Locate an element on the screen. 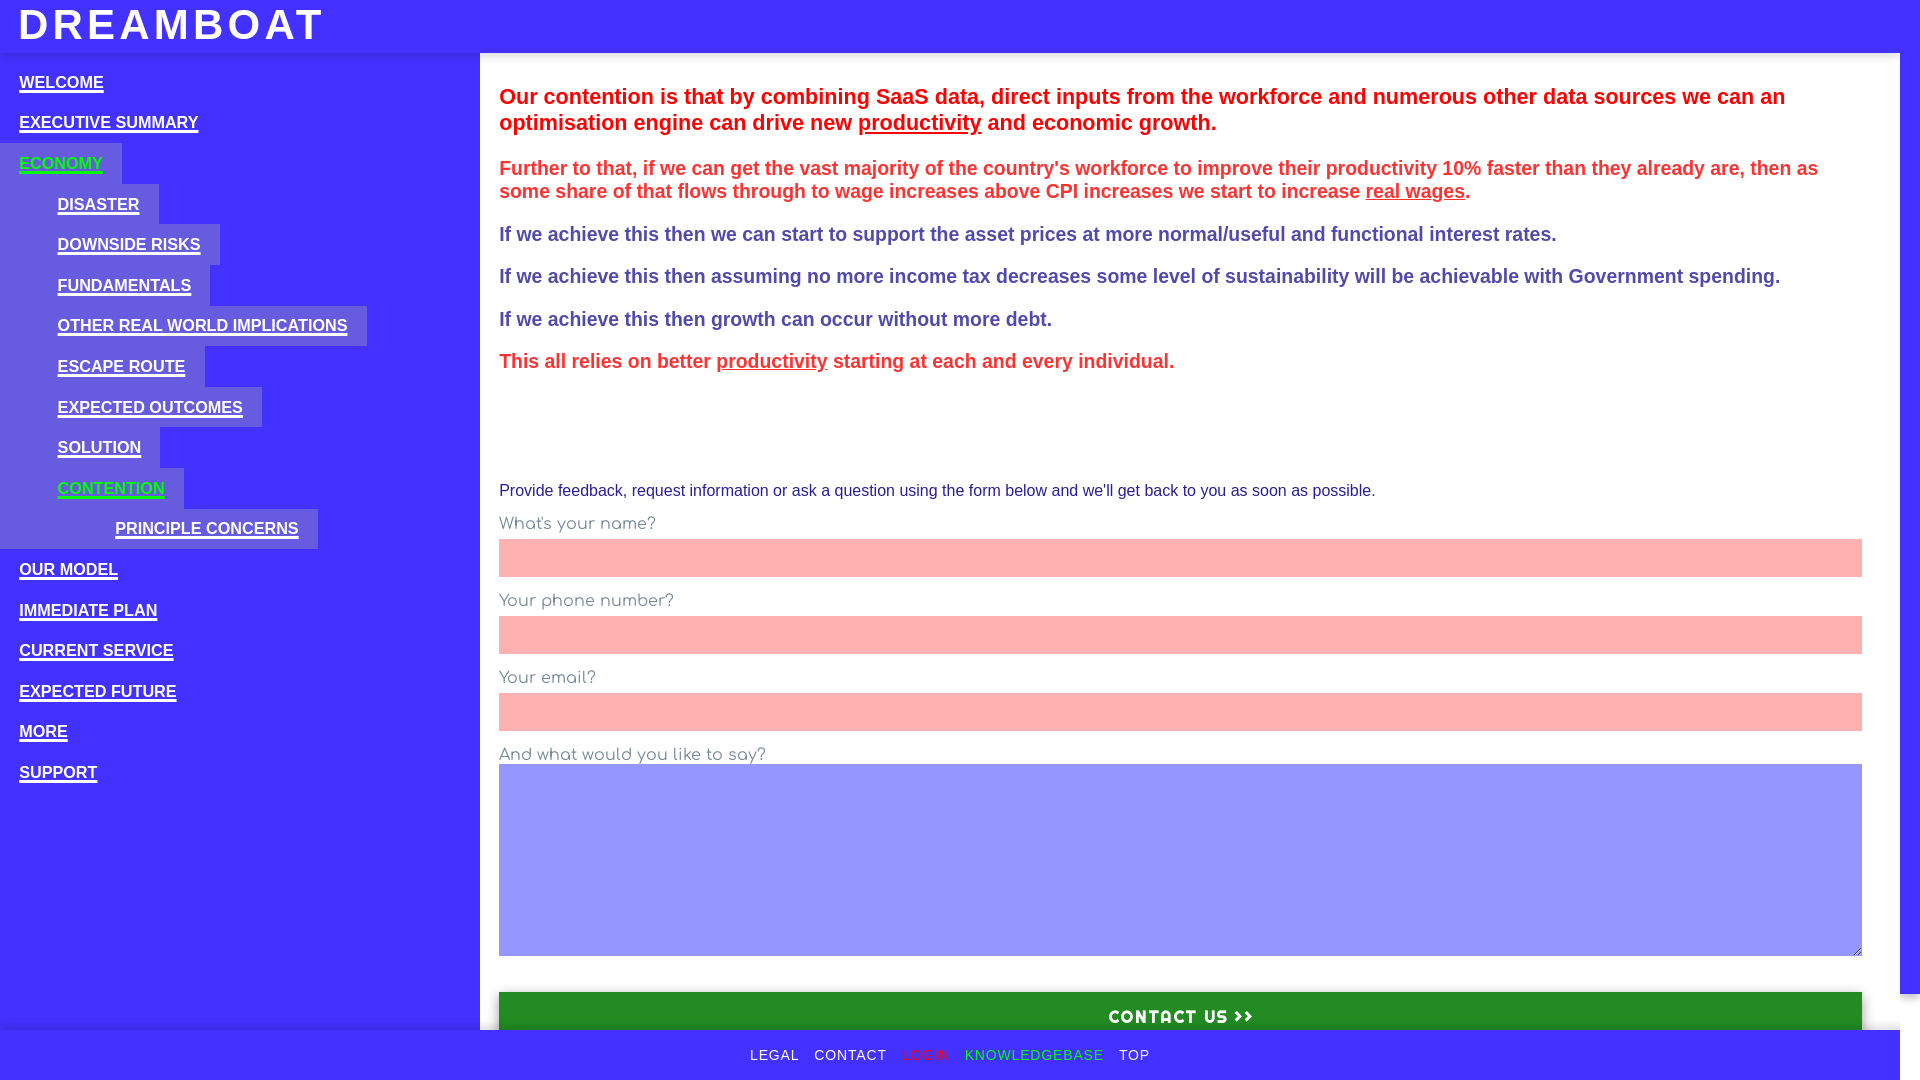 The width and height of the screenshot is (1920, 1080). 'real wages' is located at coordinates (1365, 191).